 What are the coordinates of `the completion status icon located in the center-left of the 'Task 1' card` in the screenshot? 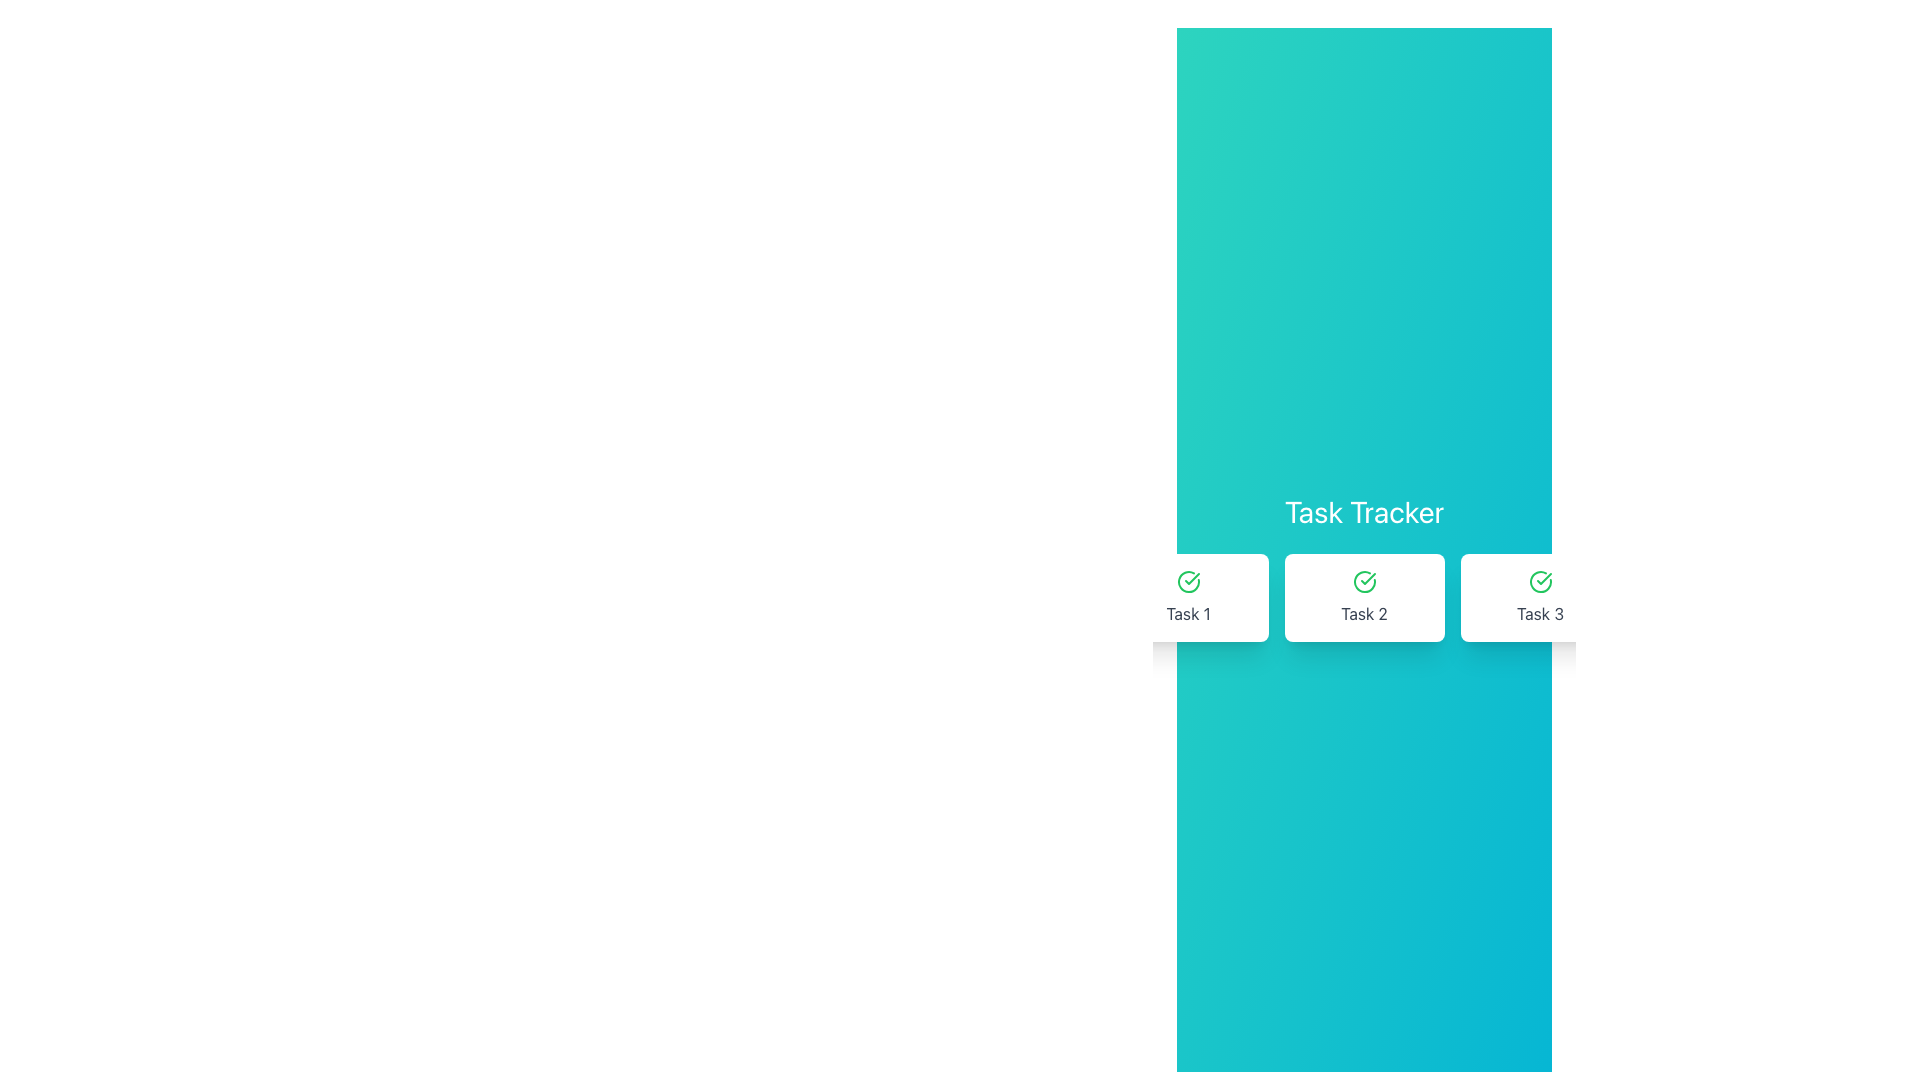 It's located at (1188, 582).